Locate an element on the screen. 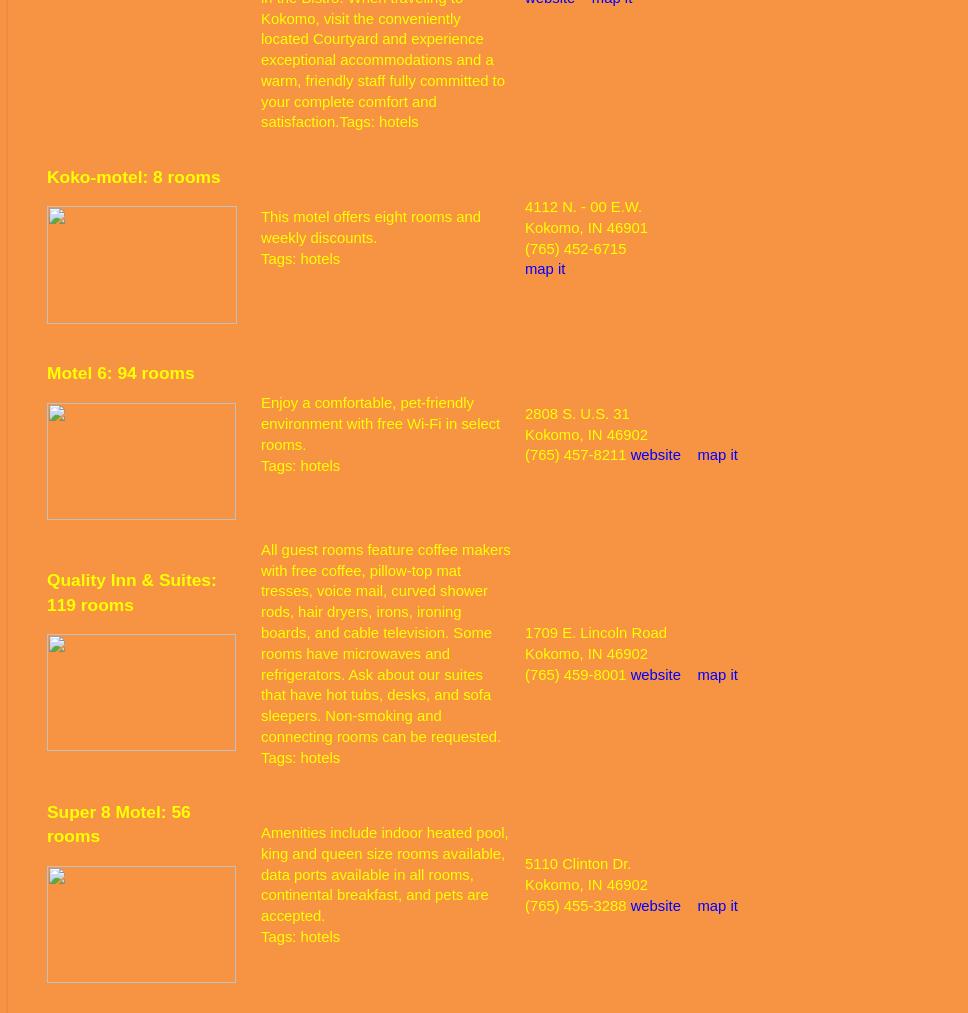  'Kokomo, IN 46901' is located at coordinates (524, 226).